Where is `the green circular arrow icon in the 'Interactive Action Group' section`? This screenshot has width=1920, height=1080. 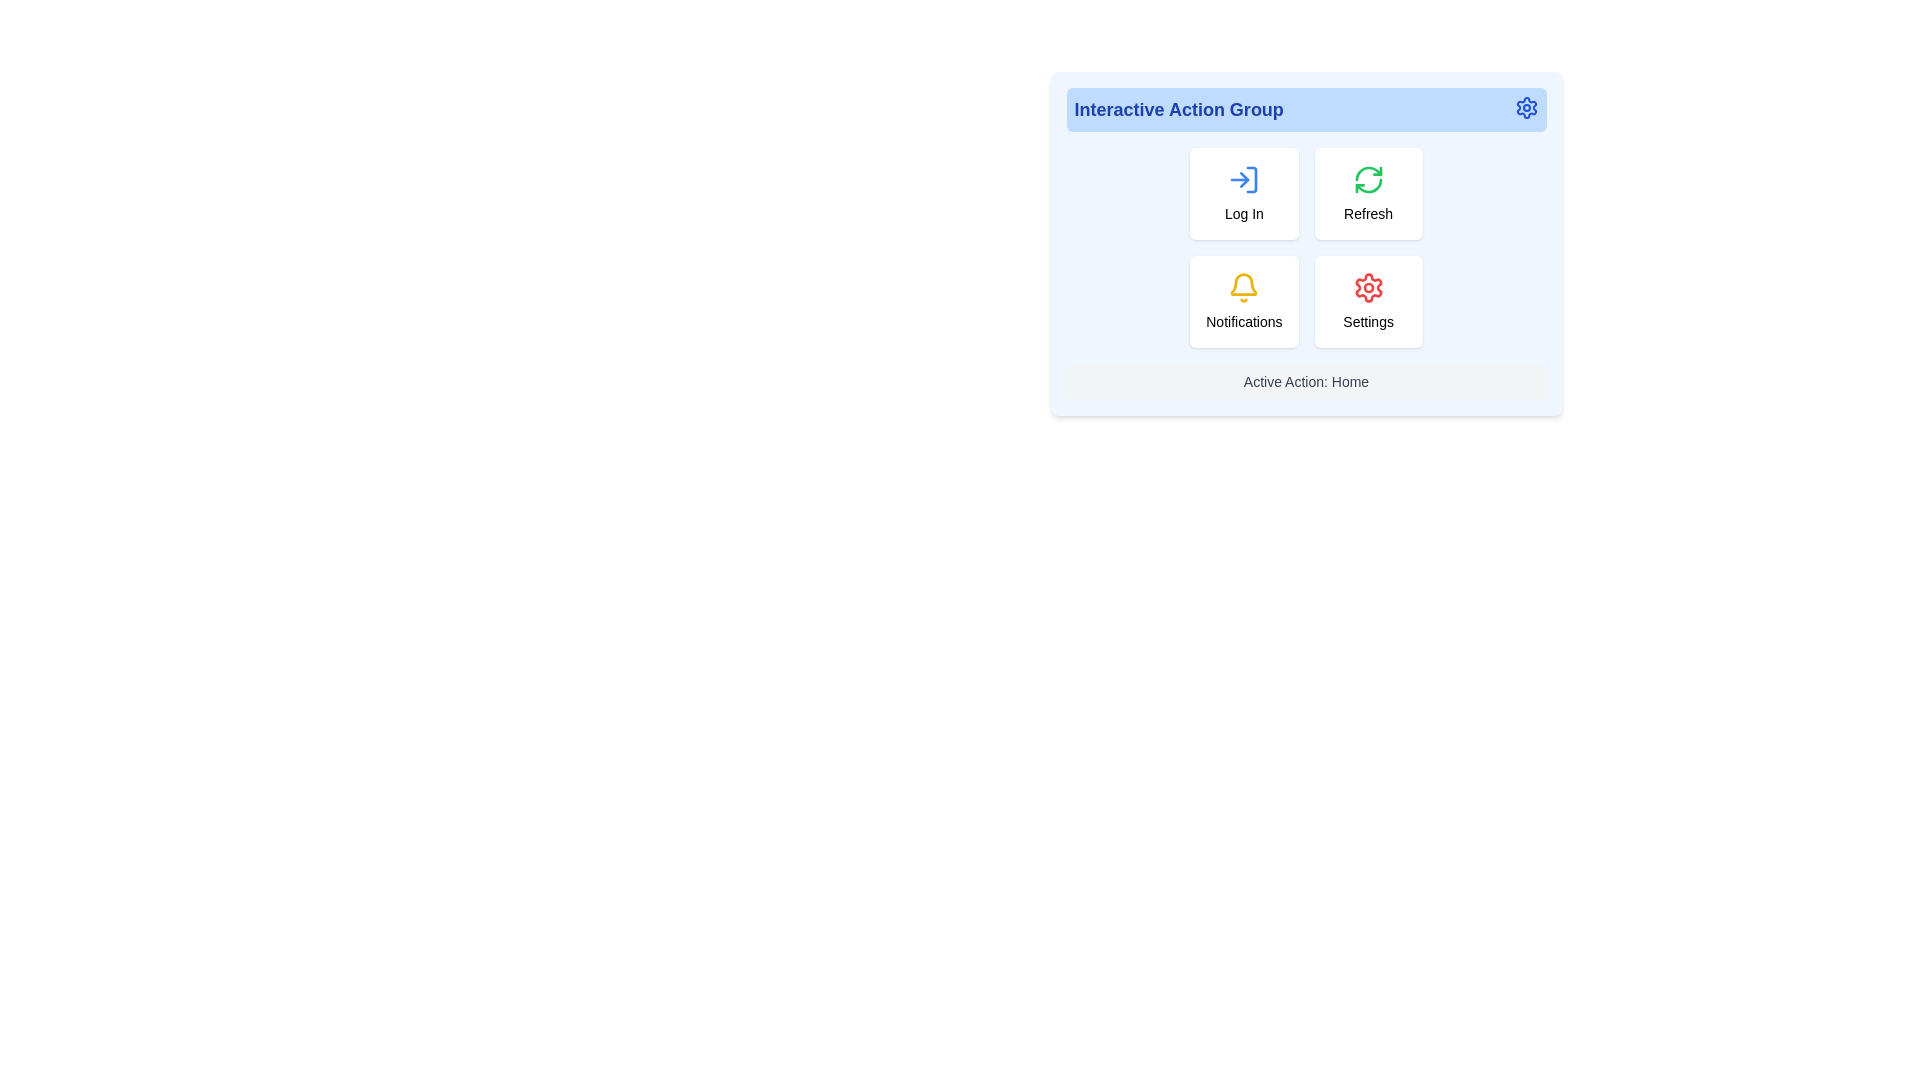 the green circular arrow icon in the 'Interactive Action Group' section is located at coordinates (1367, 180).